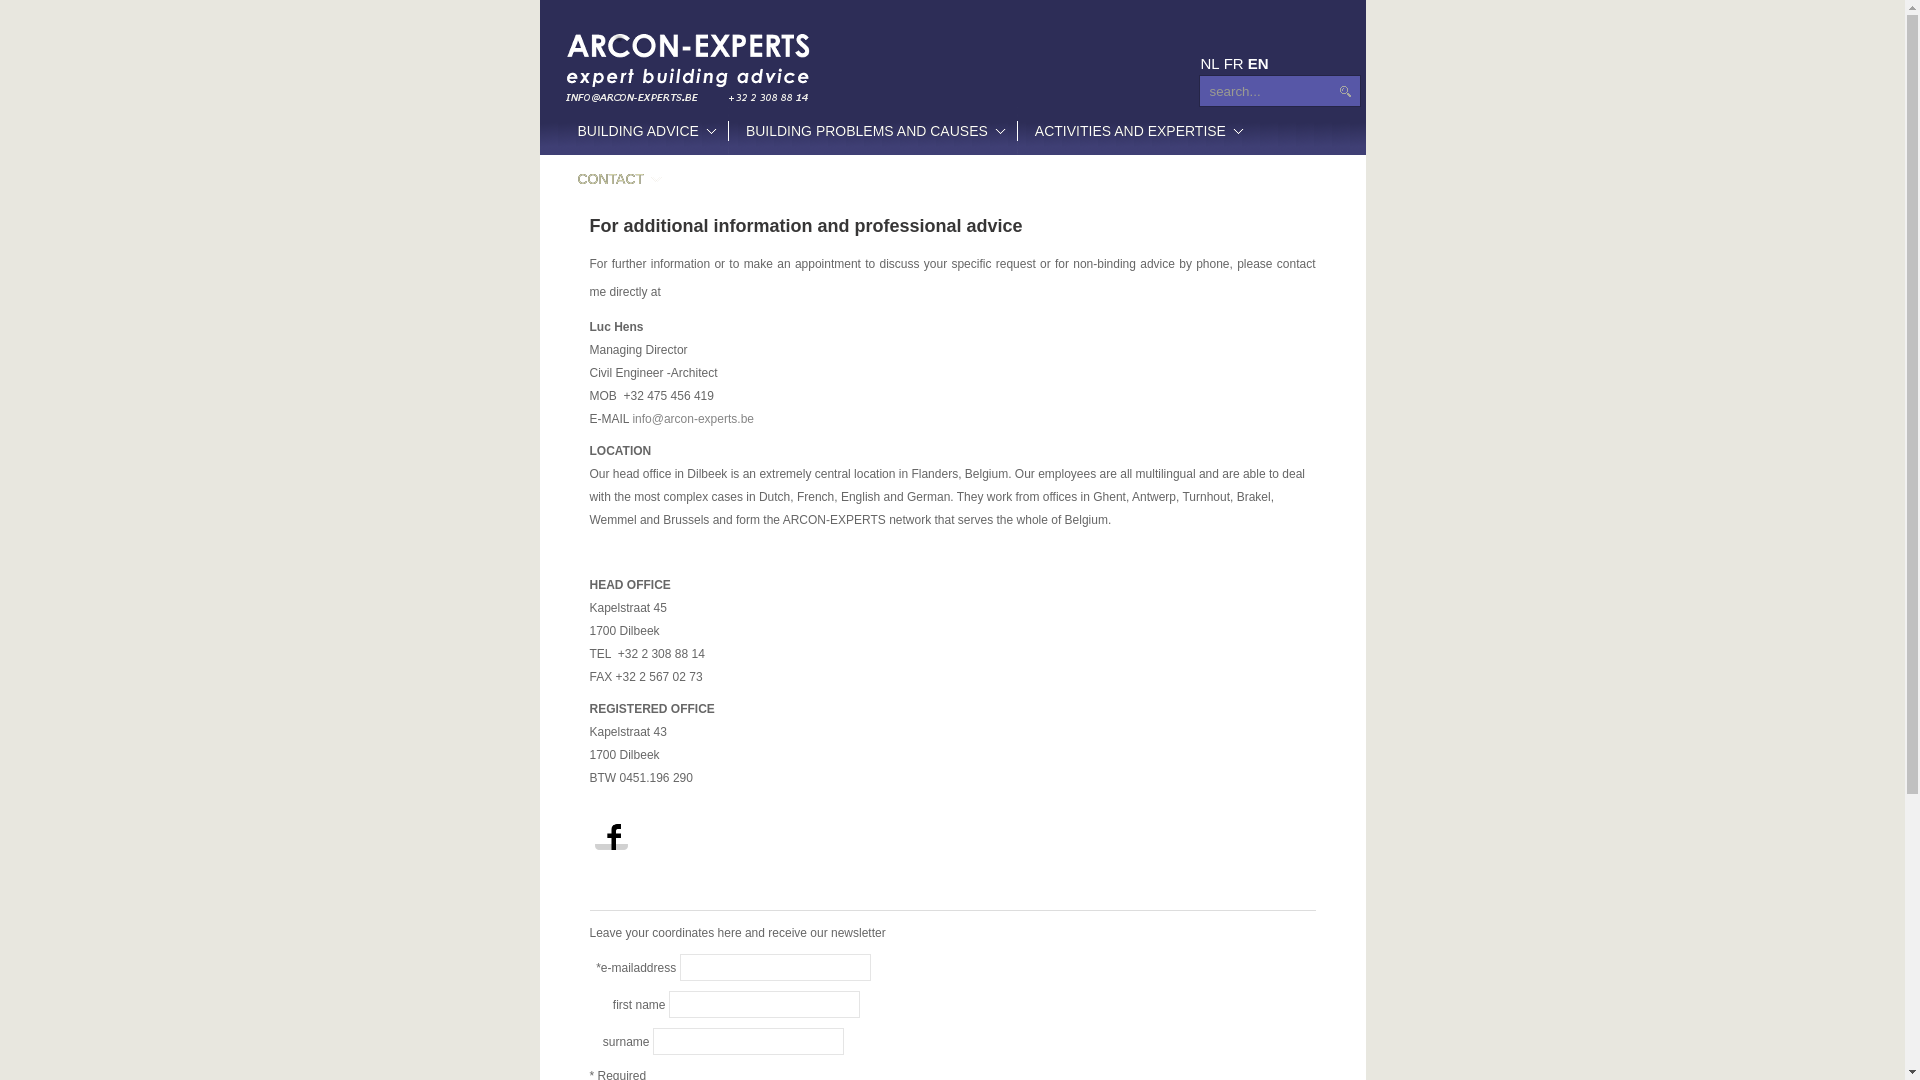 The height and width of the screenshot is (1080, 1920). Describe the element at coordinates (1136, 131) in the screenshot. I see `'ACTIVITIES AND EXPERTISE'` at that location.